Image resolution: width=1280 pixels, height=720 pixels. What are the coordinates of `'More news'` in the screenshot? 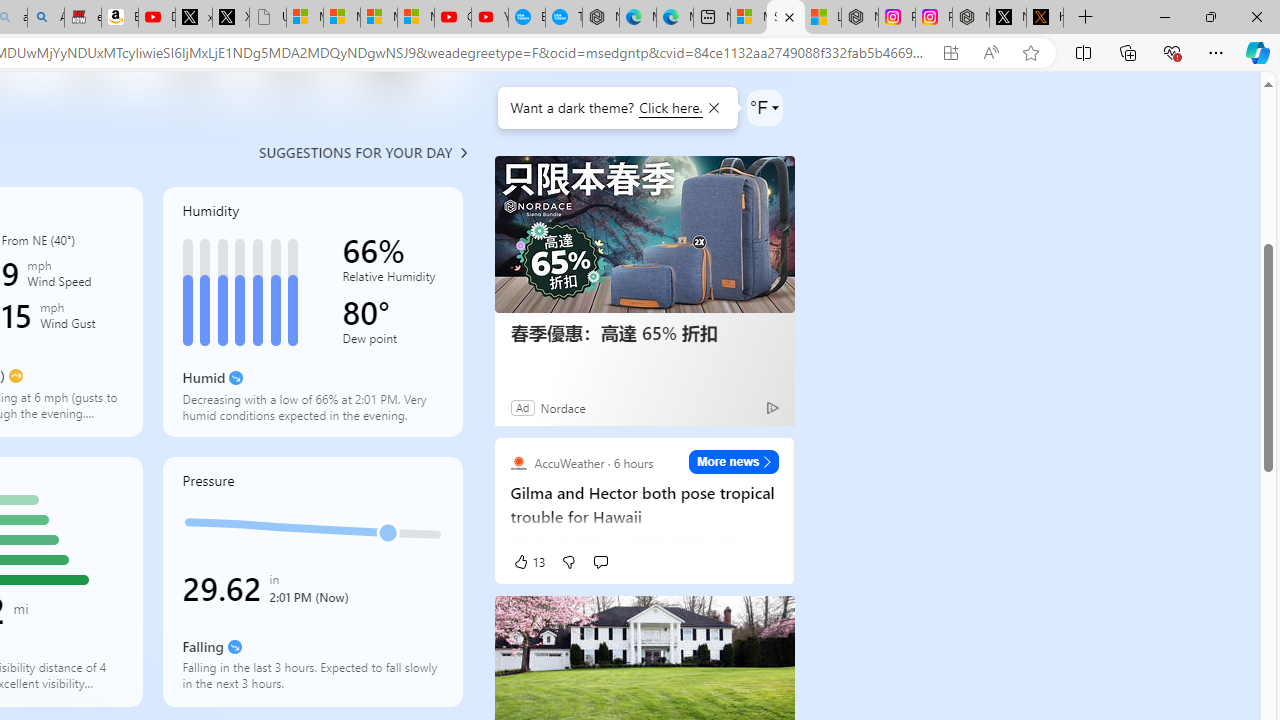 It's located at (733, 461).